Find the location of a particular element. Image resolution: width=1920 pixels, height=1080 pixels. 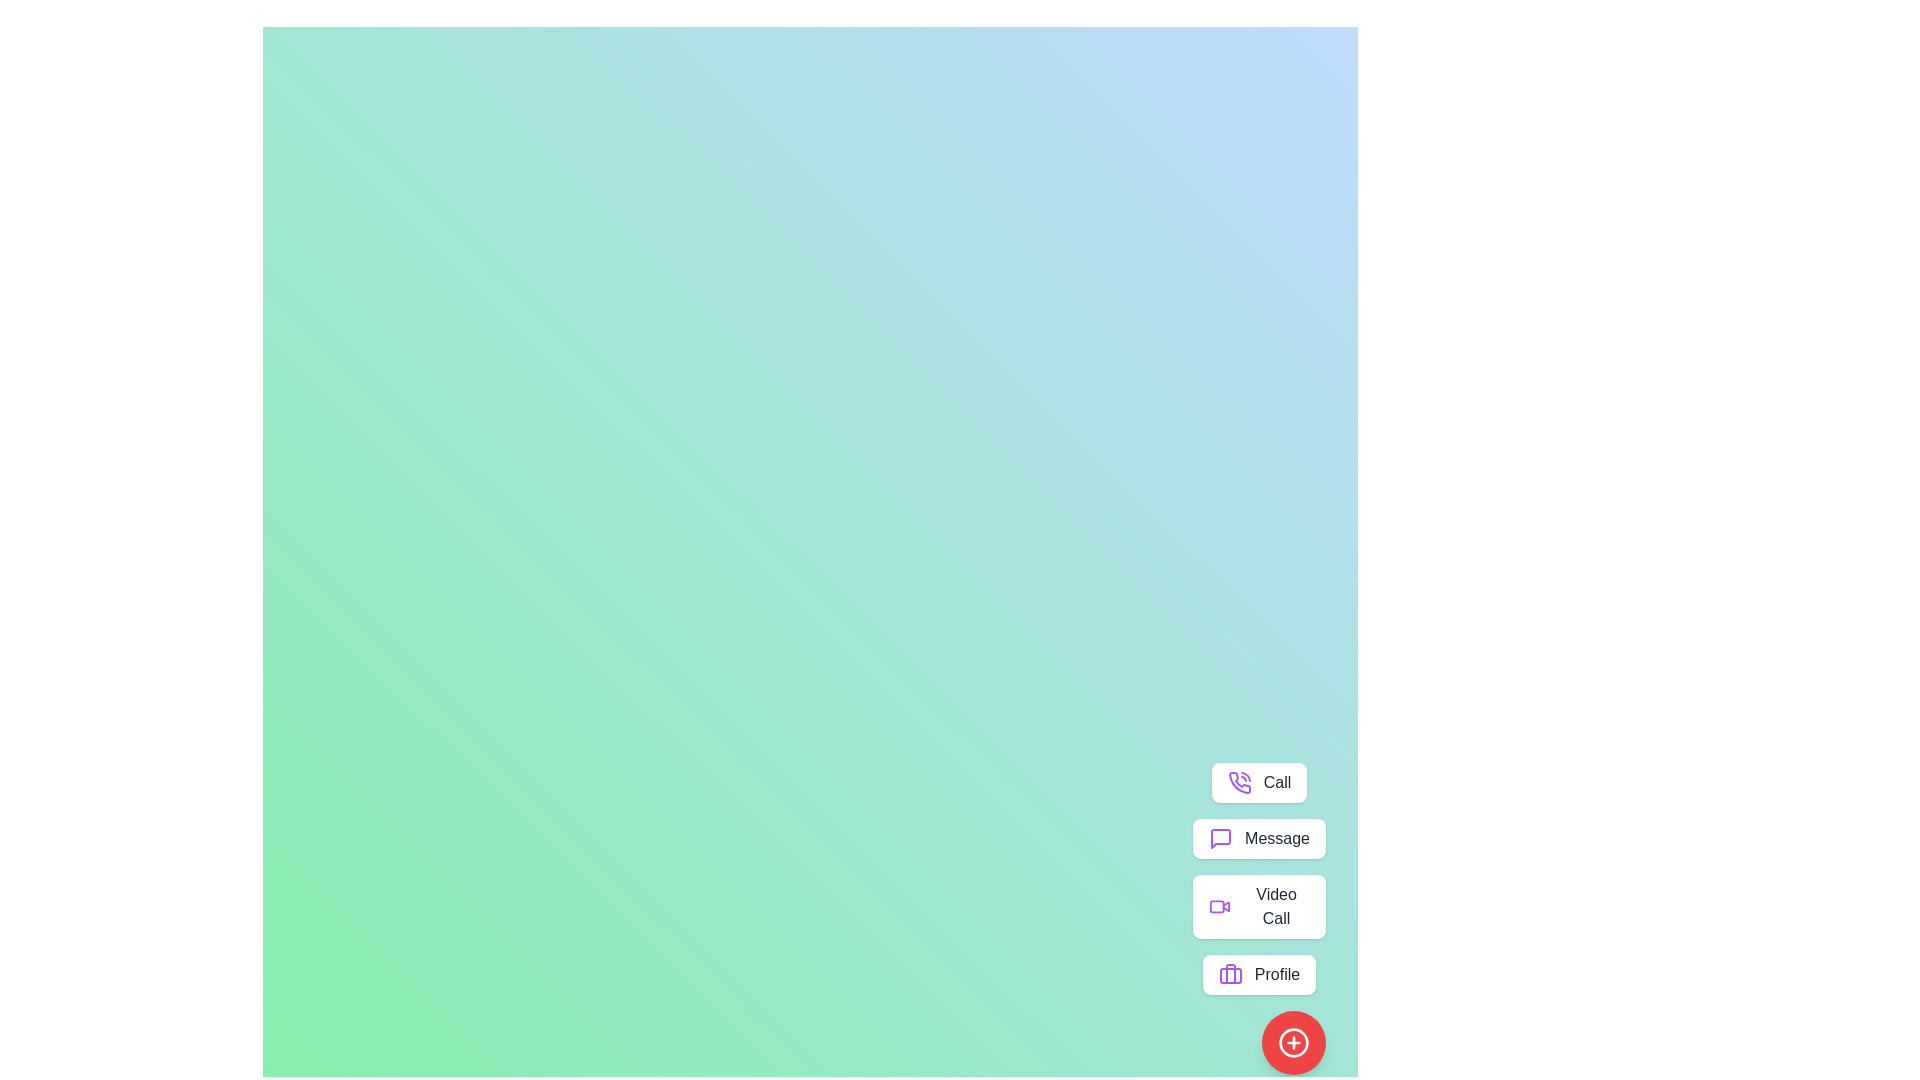

the 'Call' button to initiate the call action is located at coordinates (1258, 782).